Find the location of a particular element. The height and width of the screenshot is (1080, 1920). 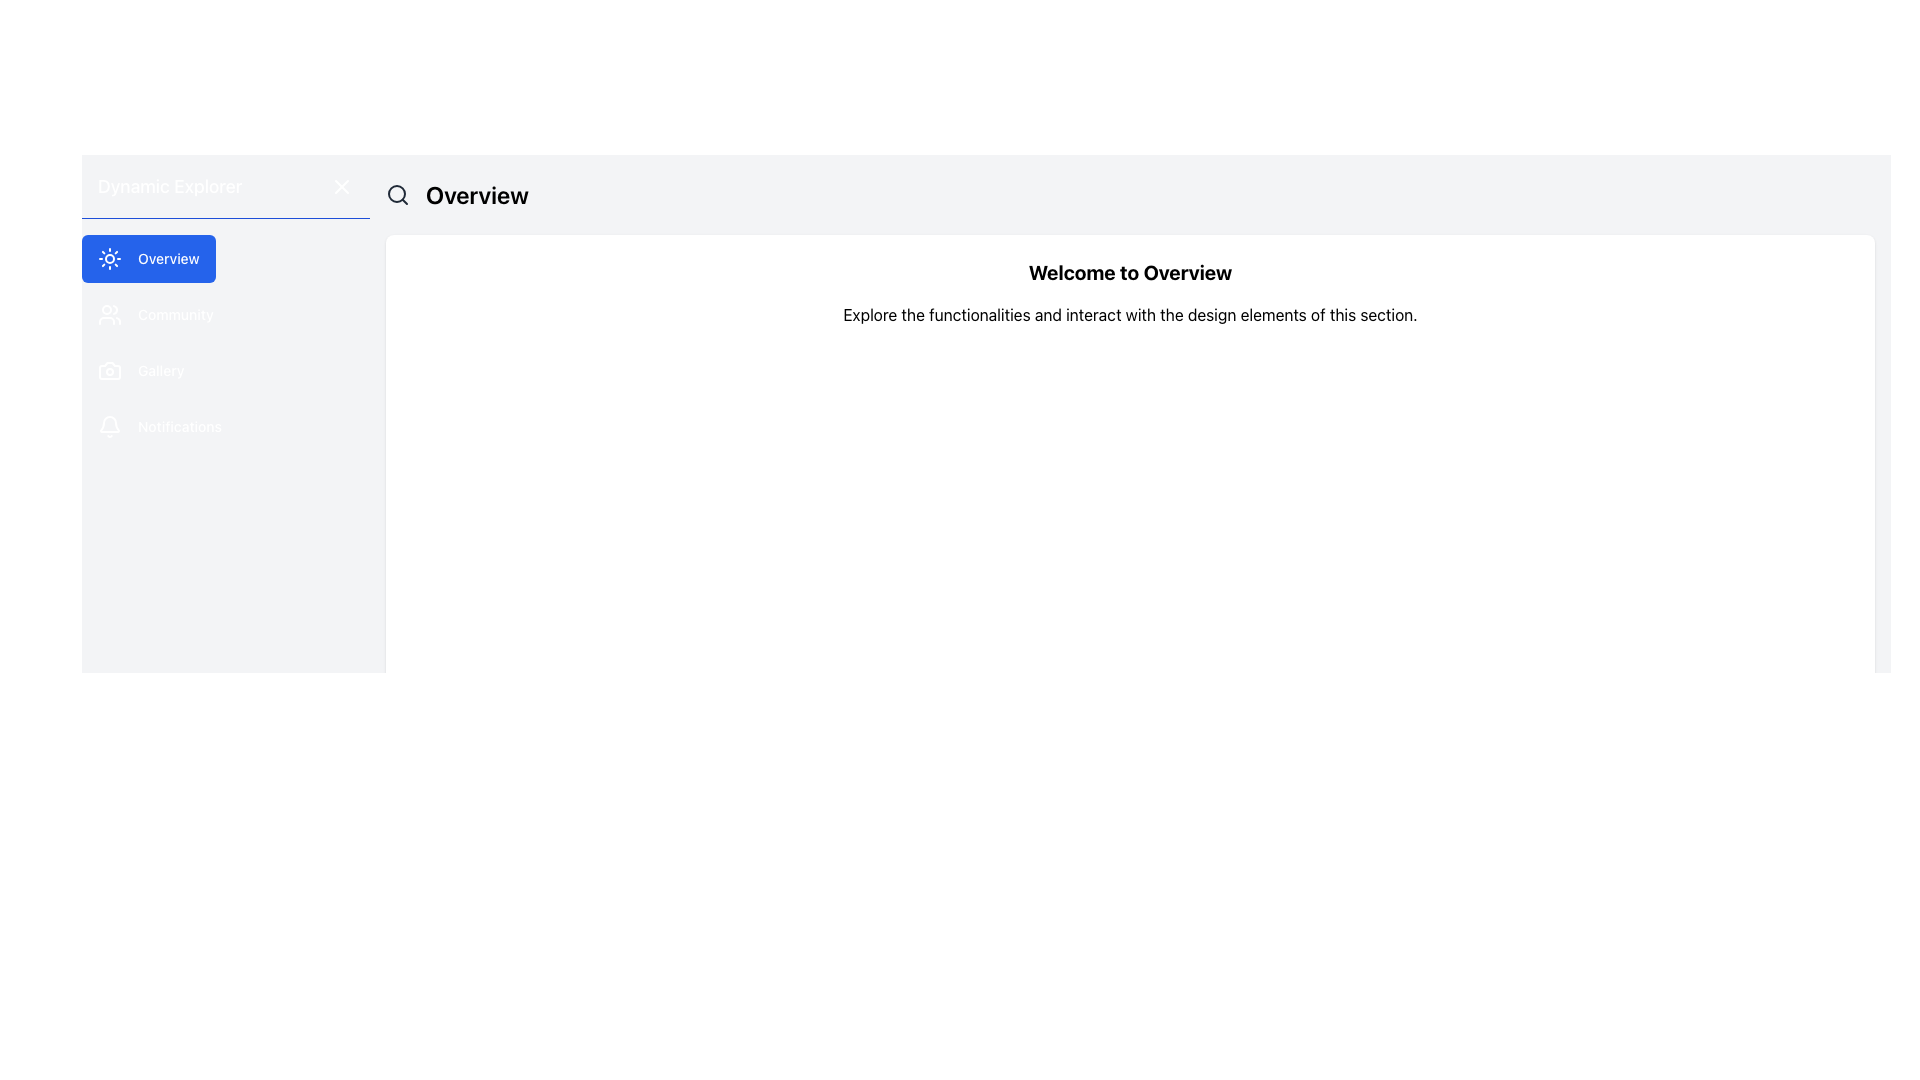

the circular part of the SVG magnifying glass icon located near the 'Overview' text in the upper center-right area of the interface is located at coordinates (397, 193).